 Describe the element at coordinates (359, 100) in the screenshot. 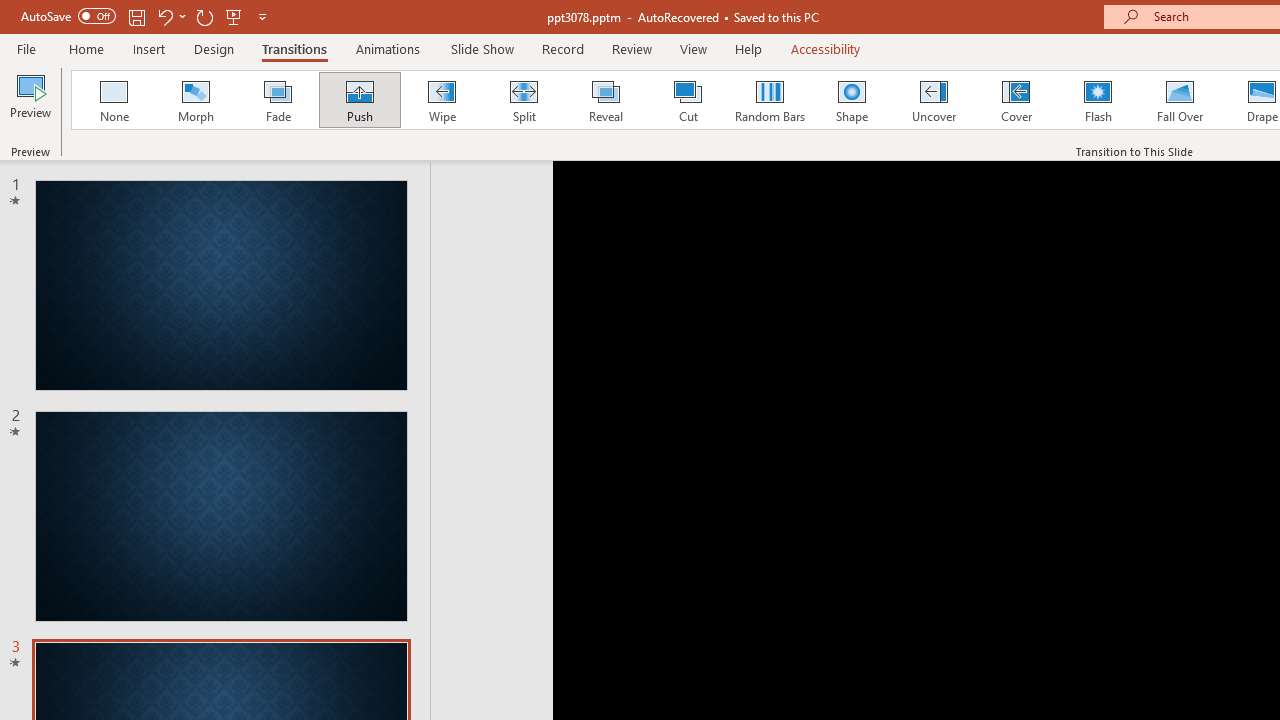

I see `'Push'` at that location.